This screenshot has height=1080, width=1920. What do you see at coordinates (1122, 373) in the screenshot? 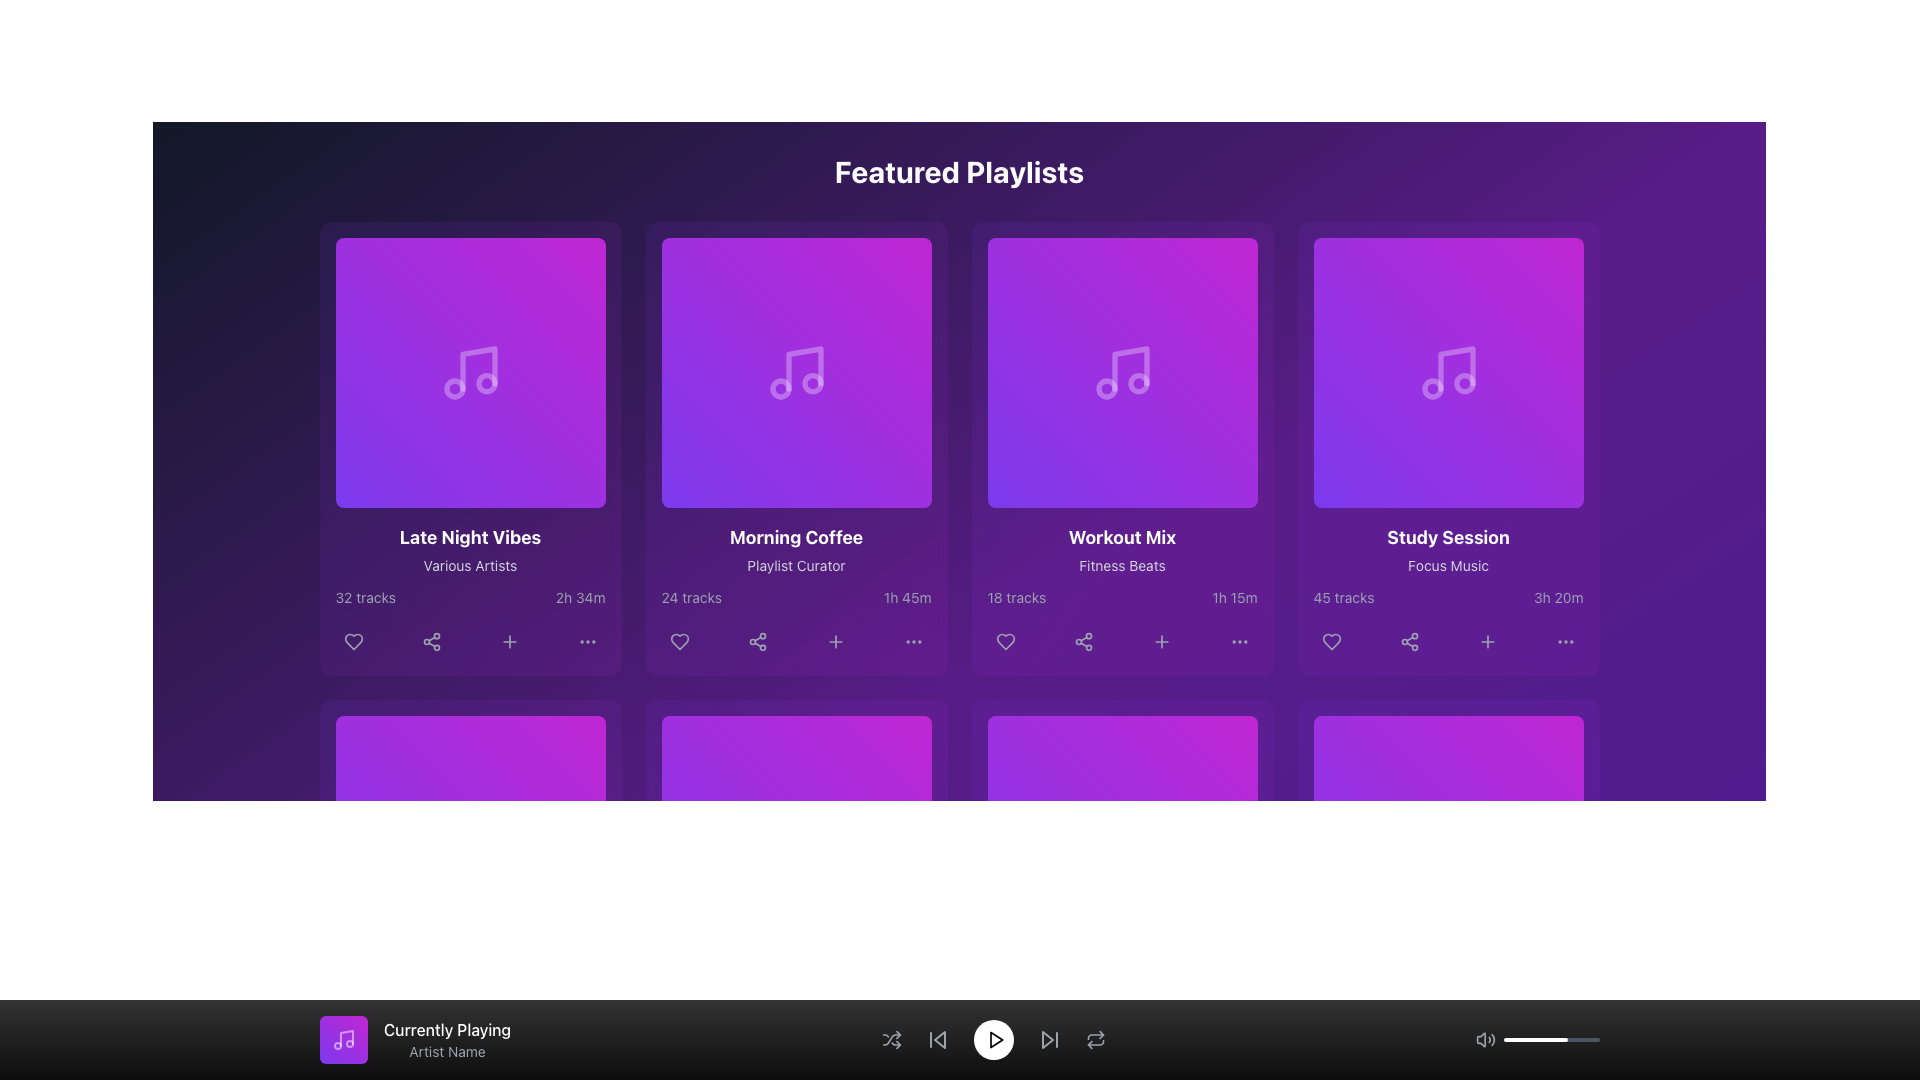
I see `the music note icon located in the third card from the left in the 'Featured Playlists' section, which is centered in the card's purple gradient background area` at bounding box center [1122, 373].